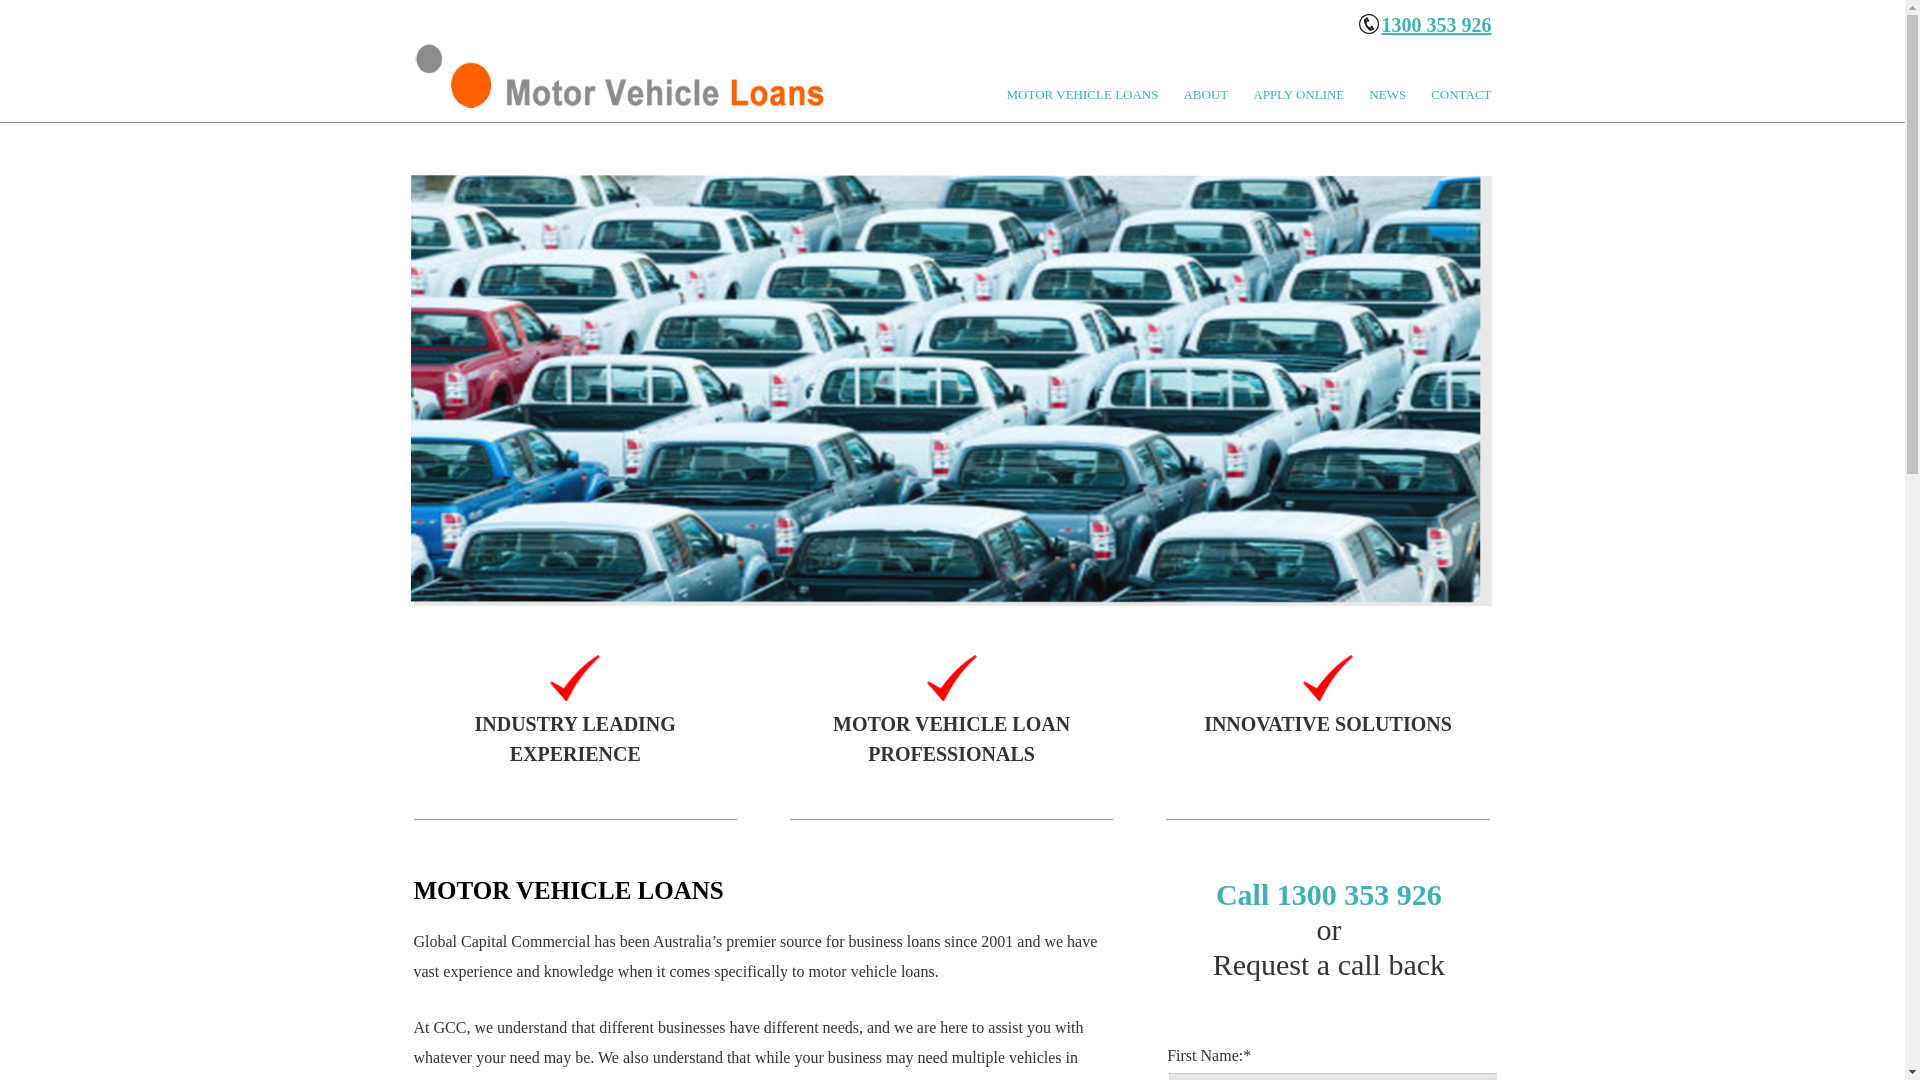 The image size is (1920, 1080). Describe the element at coordinates (997, 95) in the screenshot. I see `'Skip to secondary content'` at that location.